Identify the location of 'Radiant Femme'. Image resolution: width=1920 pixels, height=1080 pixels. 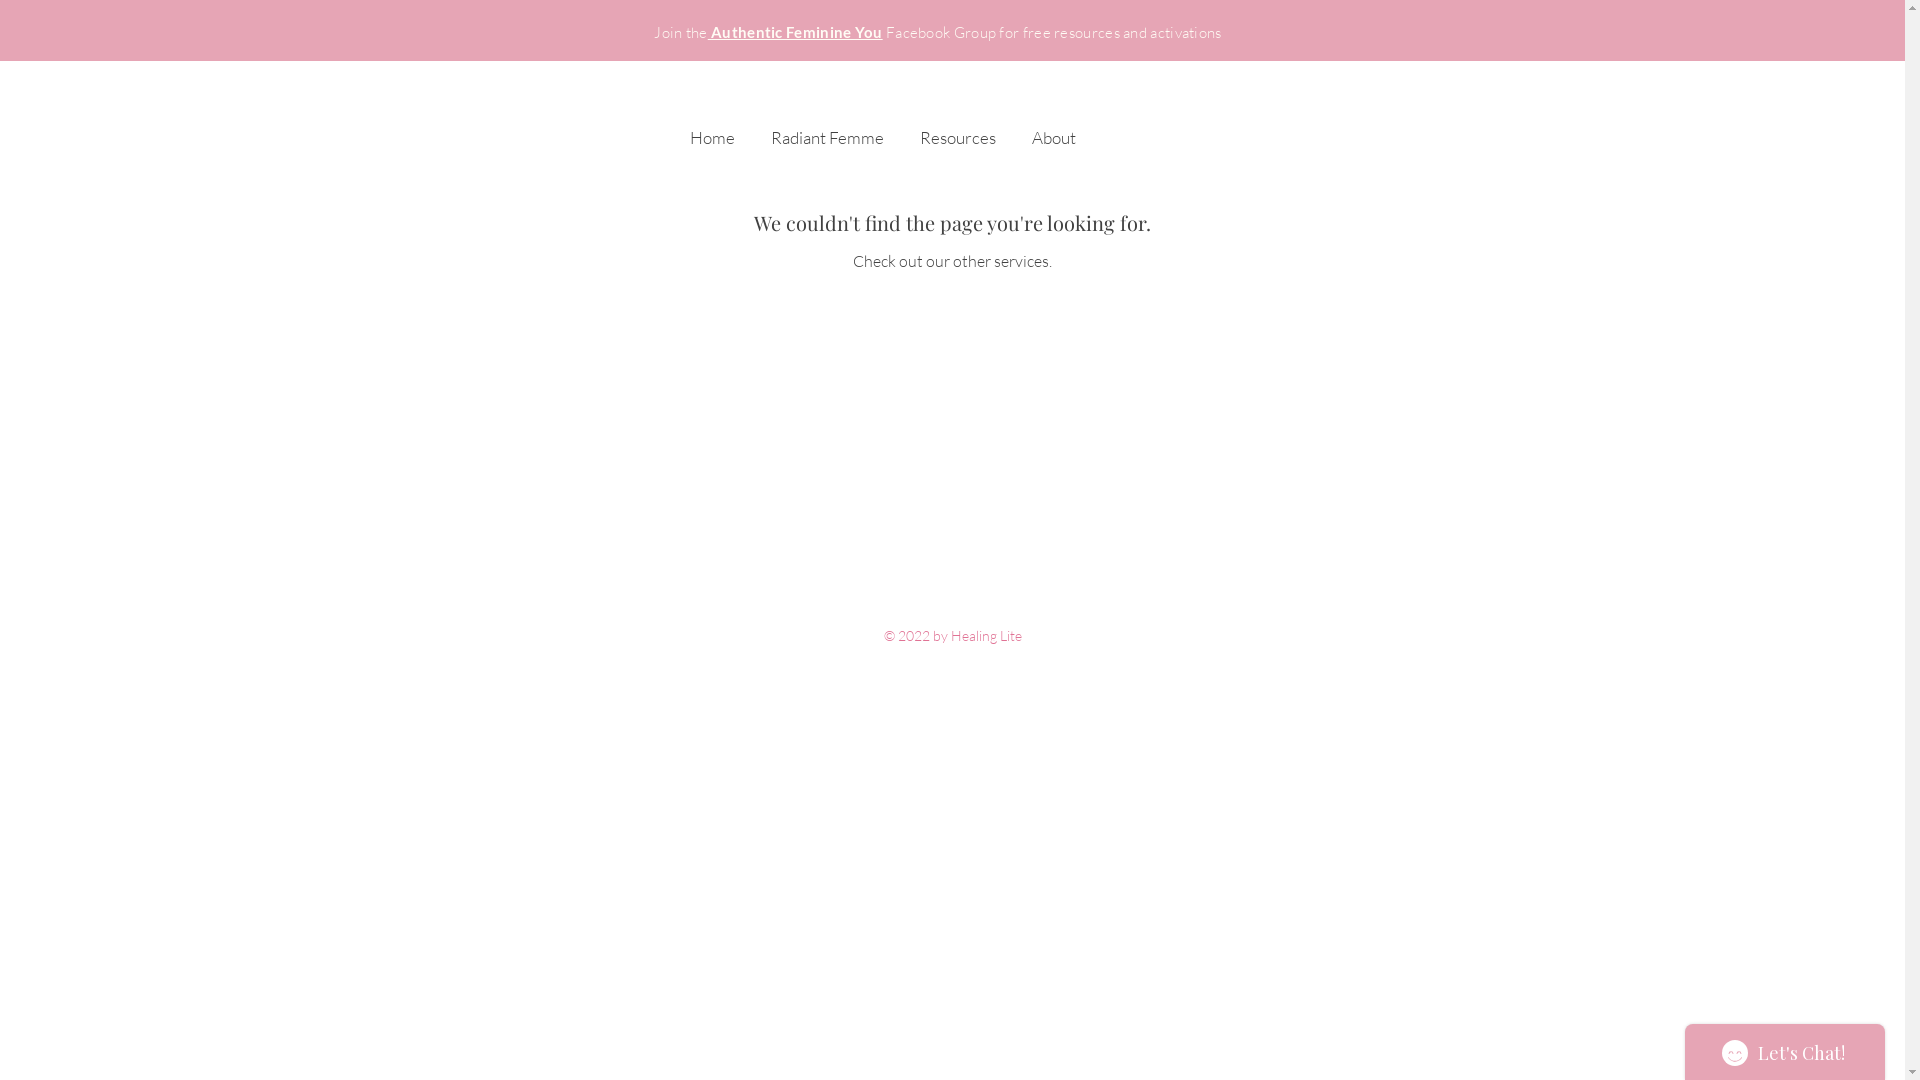
(826, 128).